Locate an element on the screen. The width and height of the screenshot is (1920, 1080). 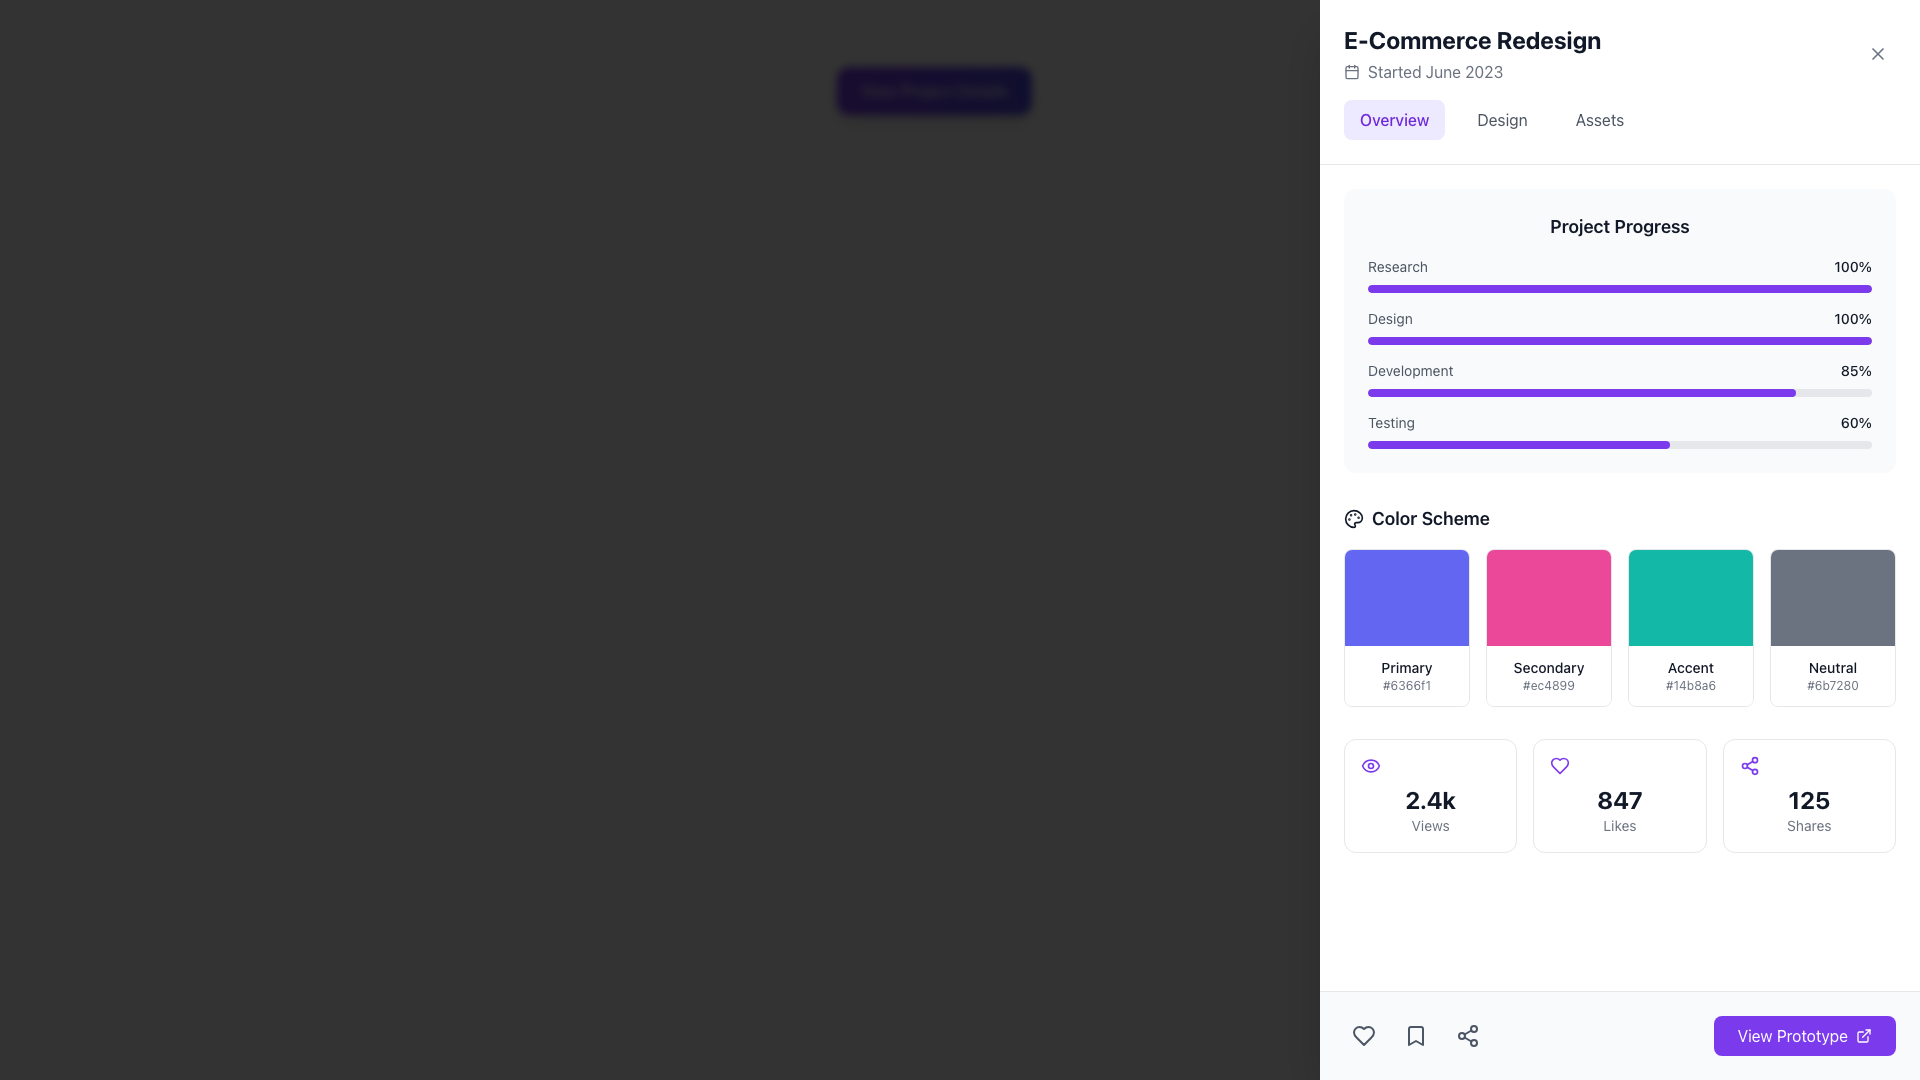
the SVG rectangle that represents the calendar icon next to the text 'Started June 2023' in the right-hand information panel is located at coordinates (1352, 71).